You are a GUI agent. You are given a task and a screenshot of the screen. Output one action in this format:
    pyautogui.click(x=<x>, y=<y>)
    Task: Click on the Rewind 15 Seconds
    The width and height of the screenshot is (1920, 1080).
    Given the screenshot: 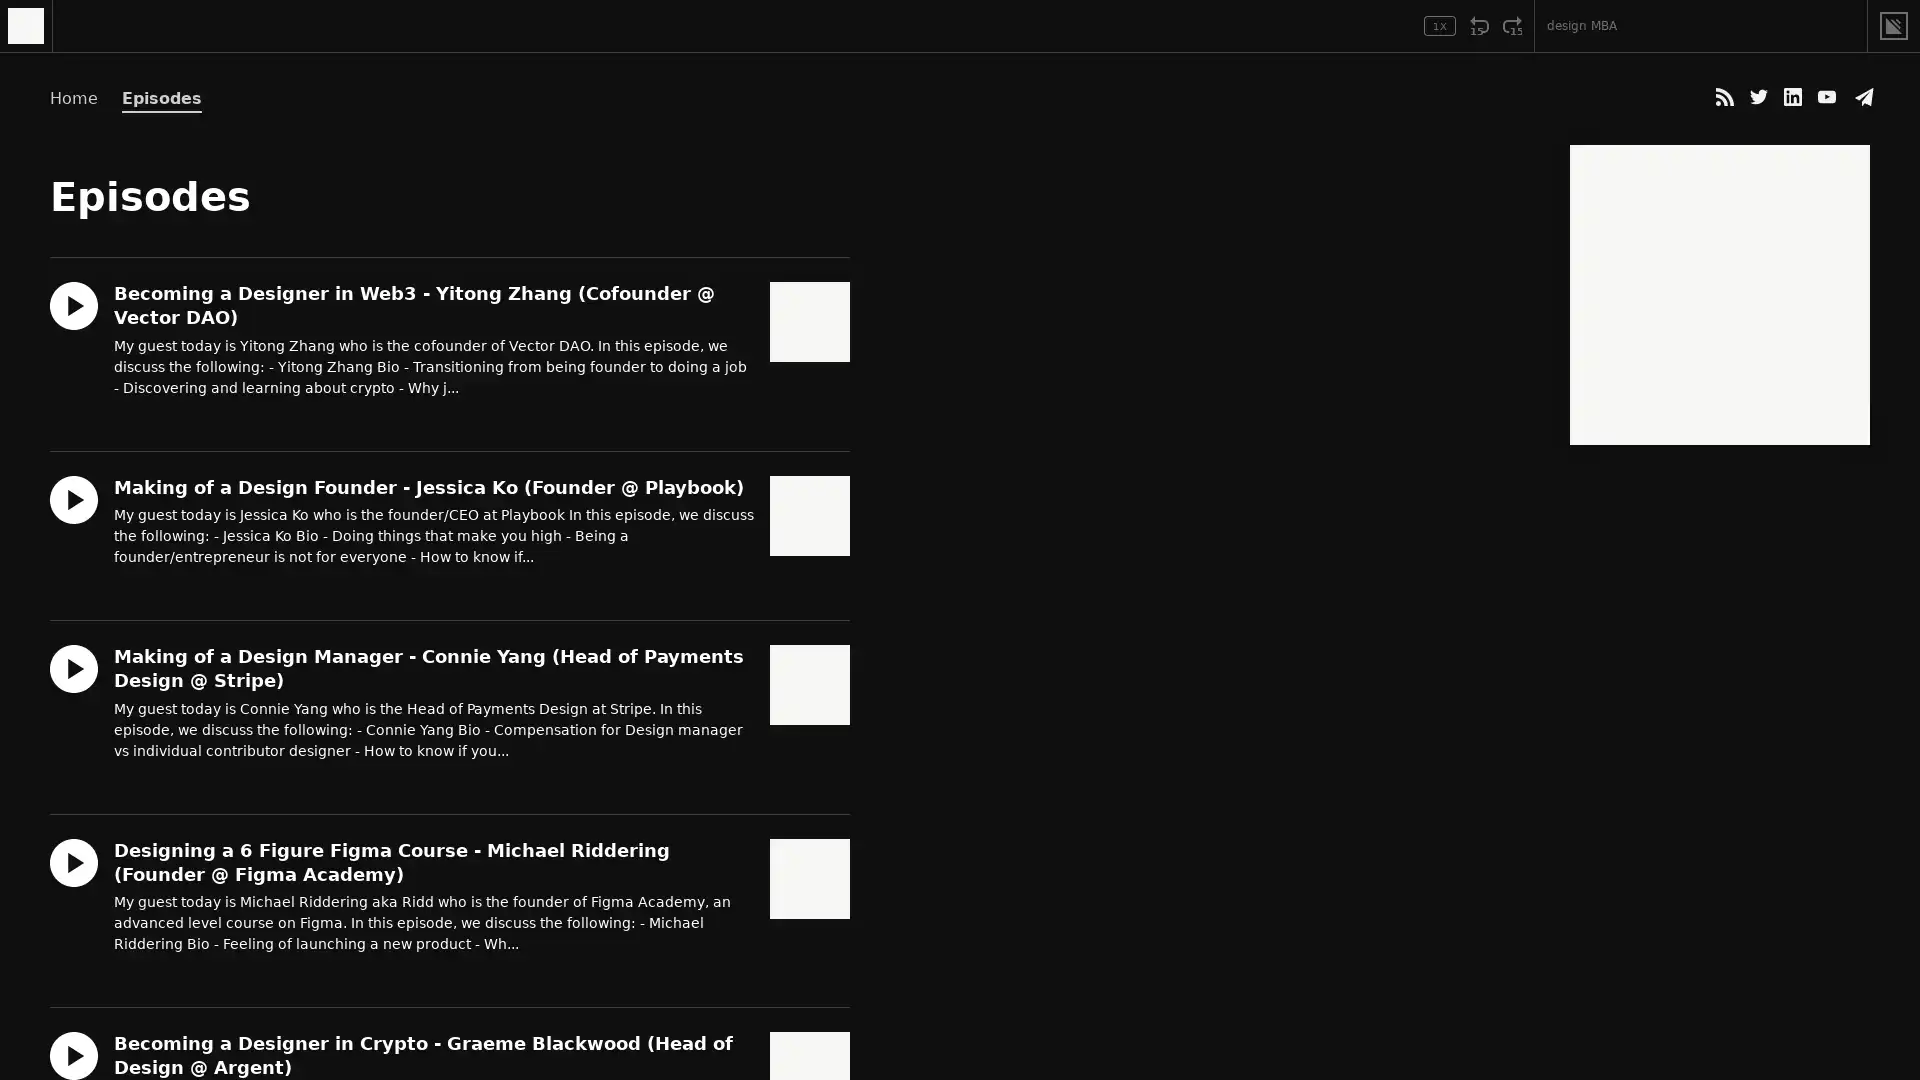 What is the action you would take?
    pyautogui.click(x=1479, y=26)
    